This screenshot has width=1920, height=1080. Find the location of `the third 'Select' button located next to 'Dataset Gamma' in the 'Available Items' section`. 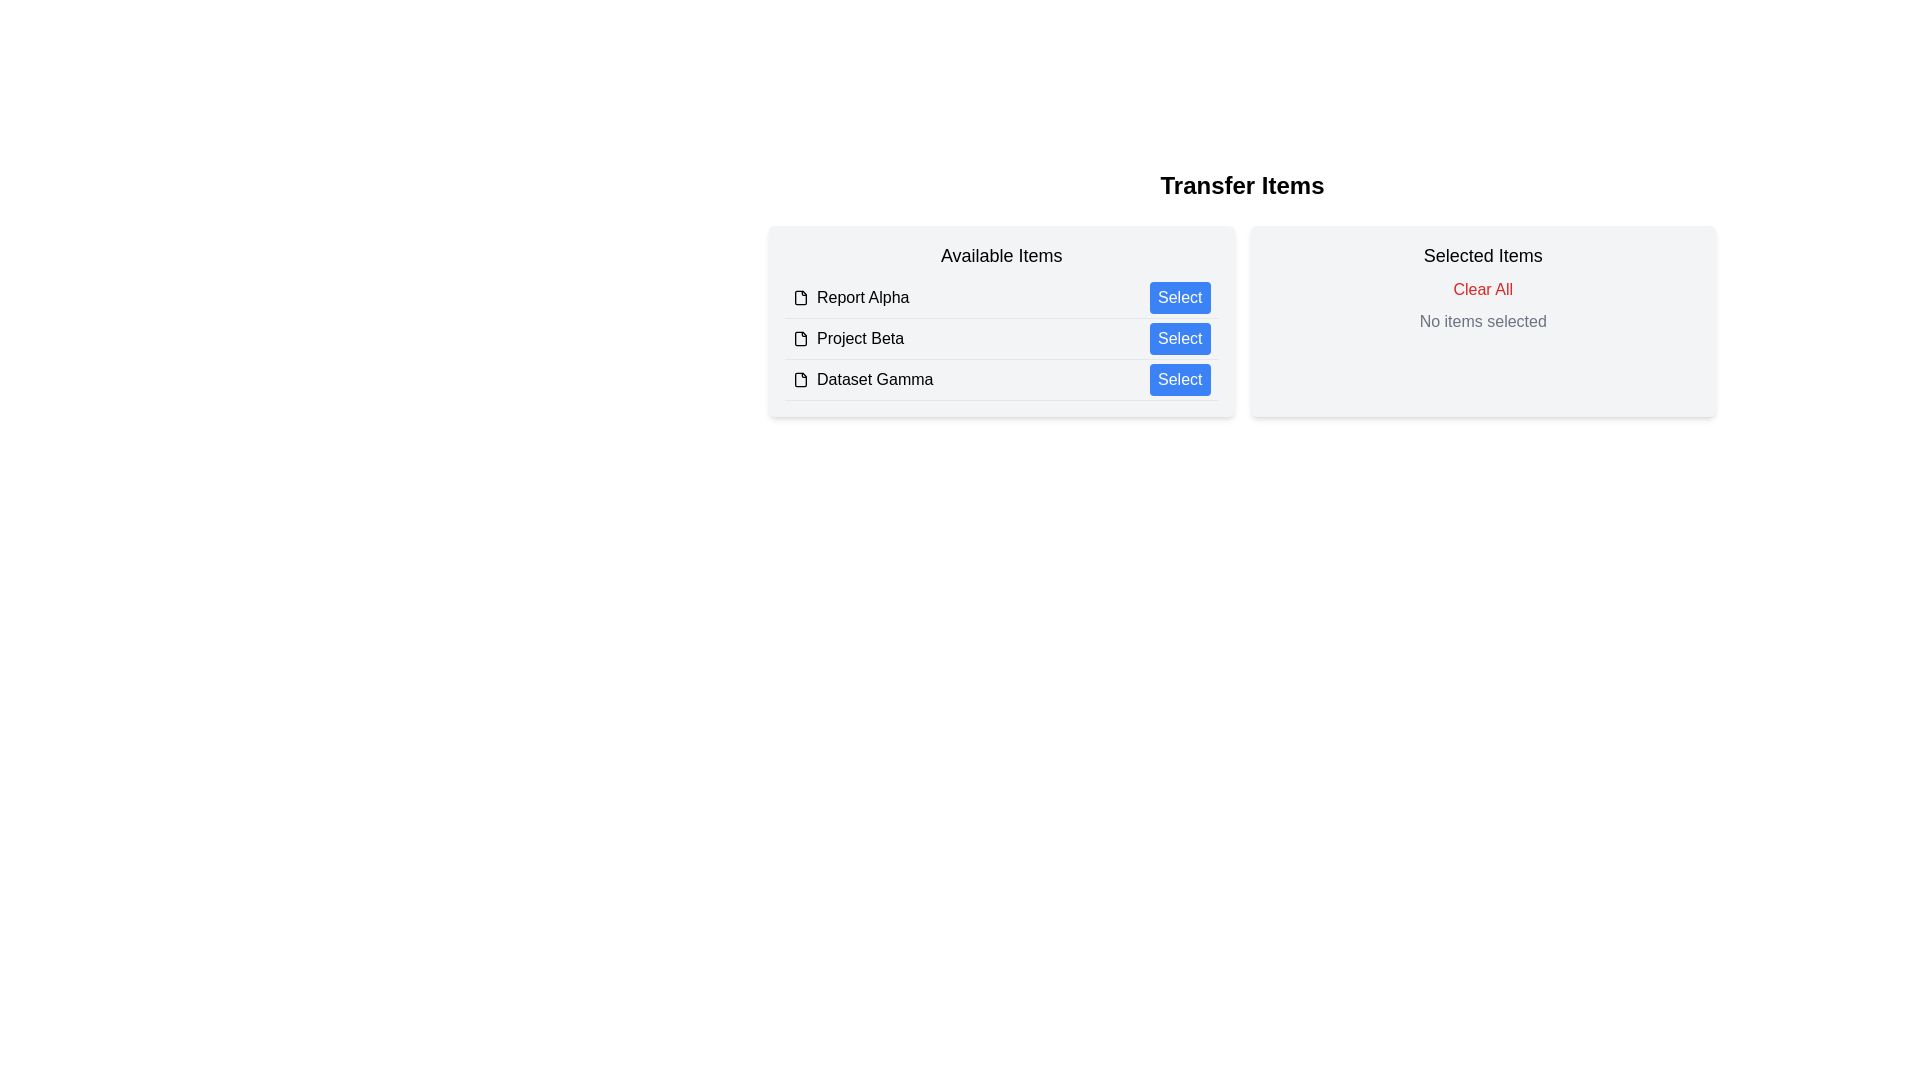

the third 'Select' button located next to 'Dataset Gamma' in the 'Available Items' section is located at coordinates (1180, 380).